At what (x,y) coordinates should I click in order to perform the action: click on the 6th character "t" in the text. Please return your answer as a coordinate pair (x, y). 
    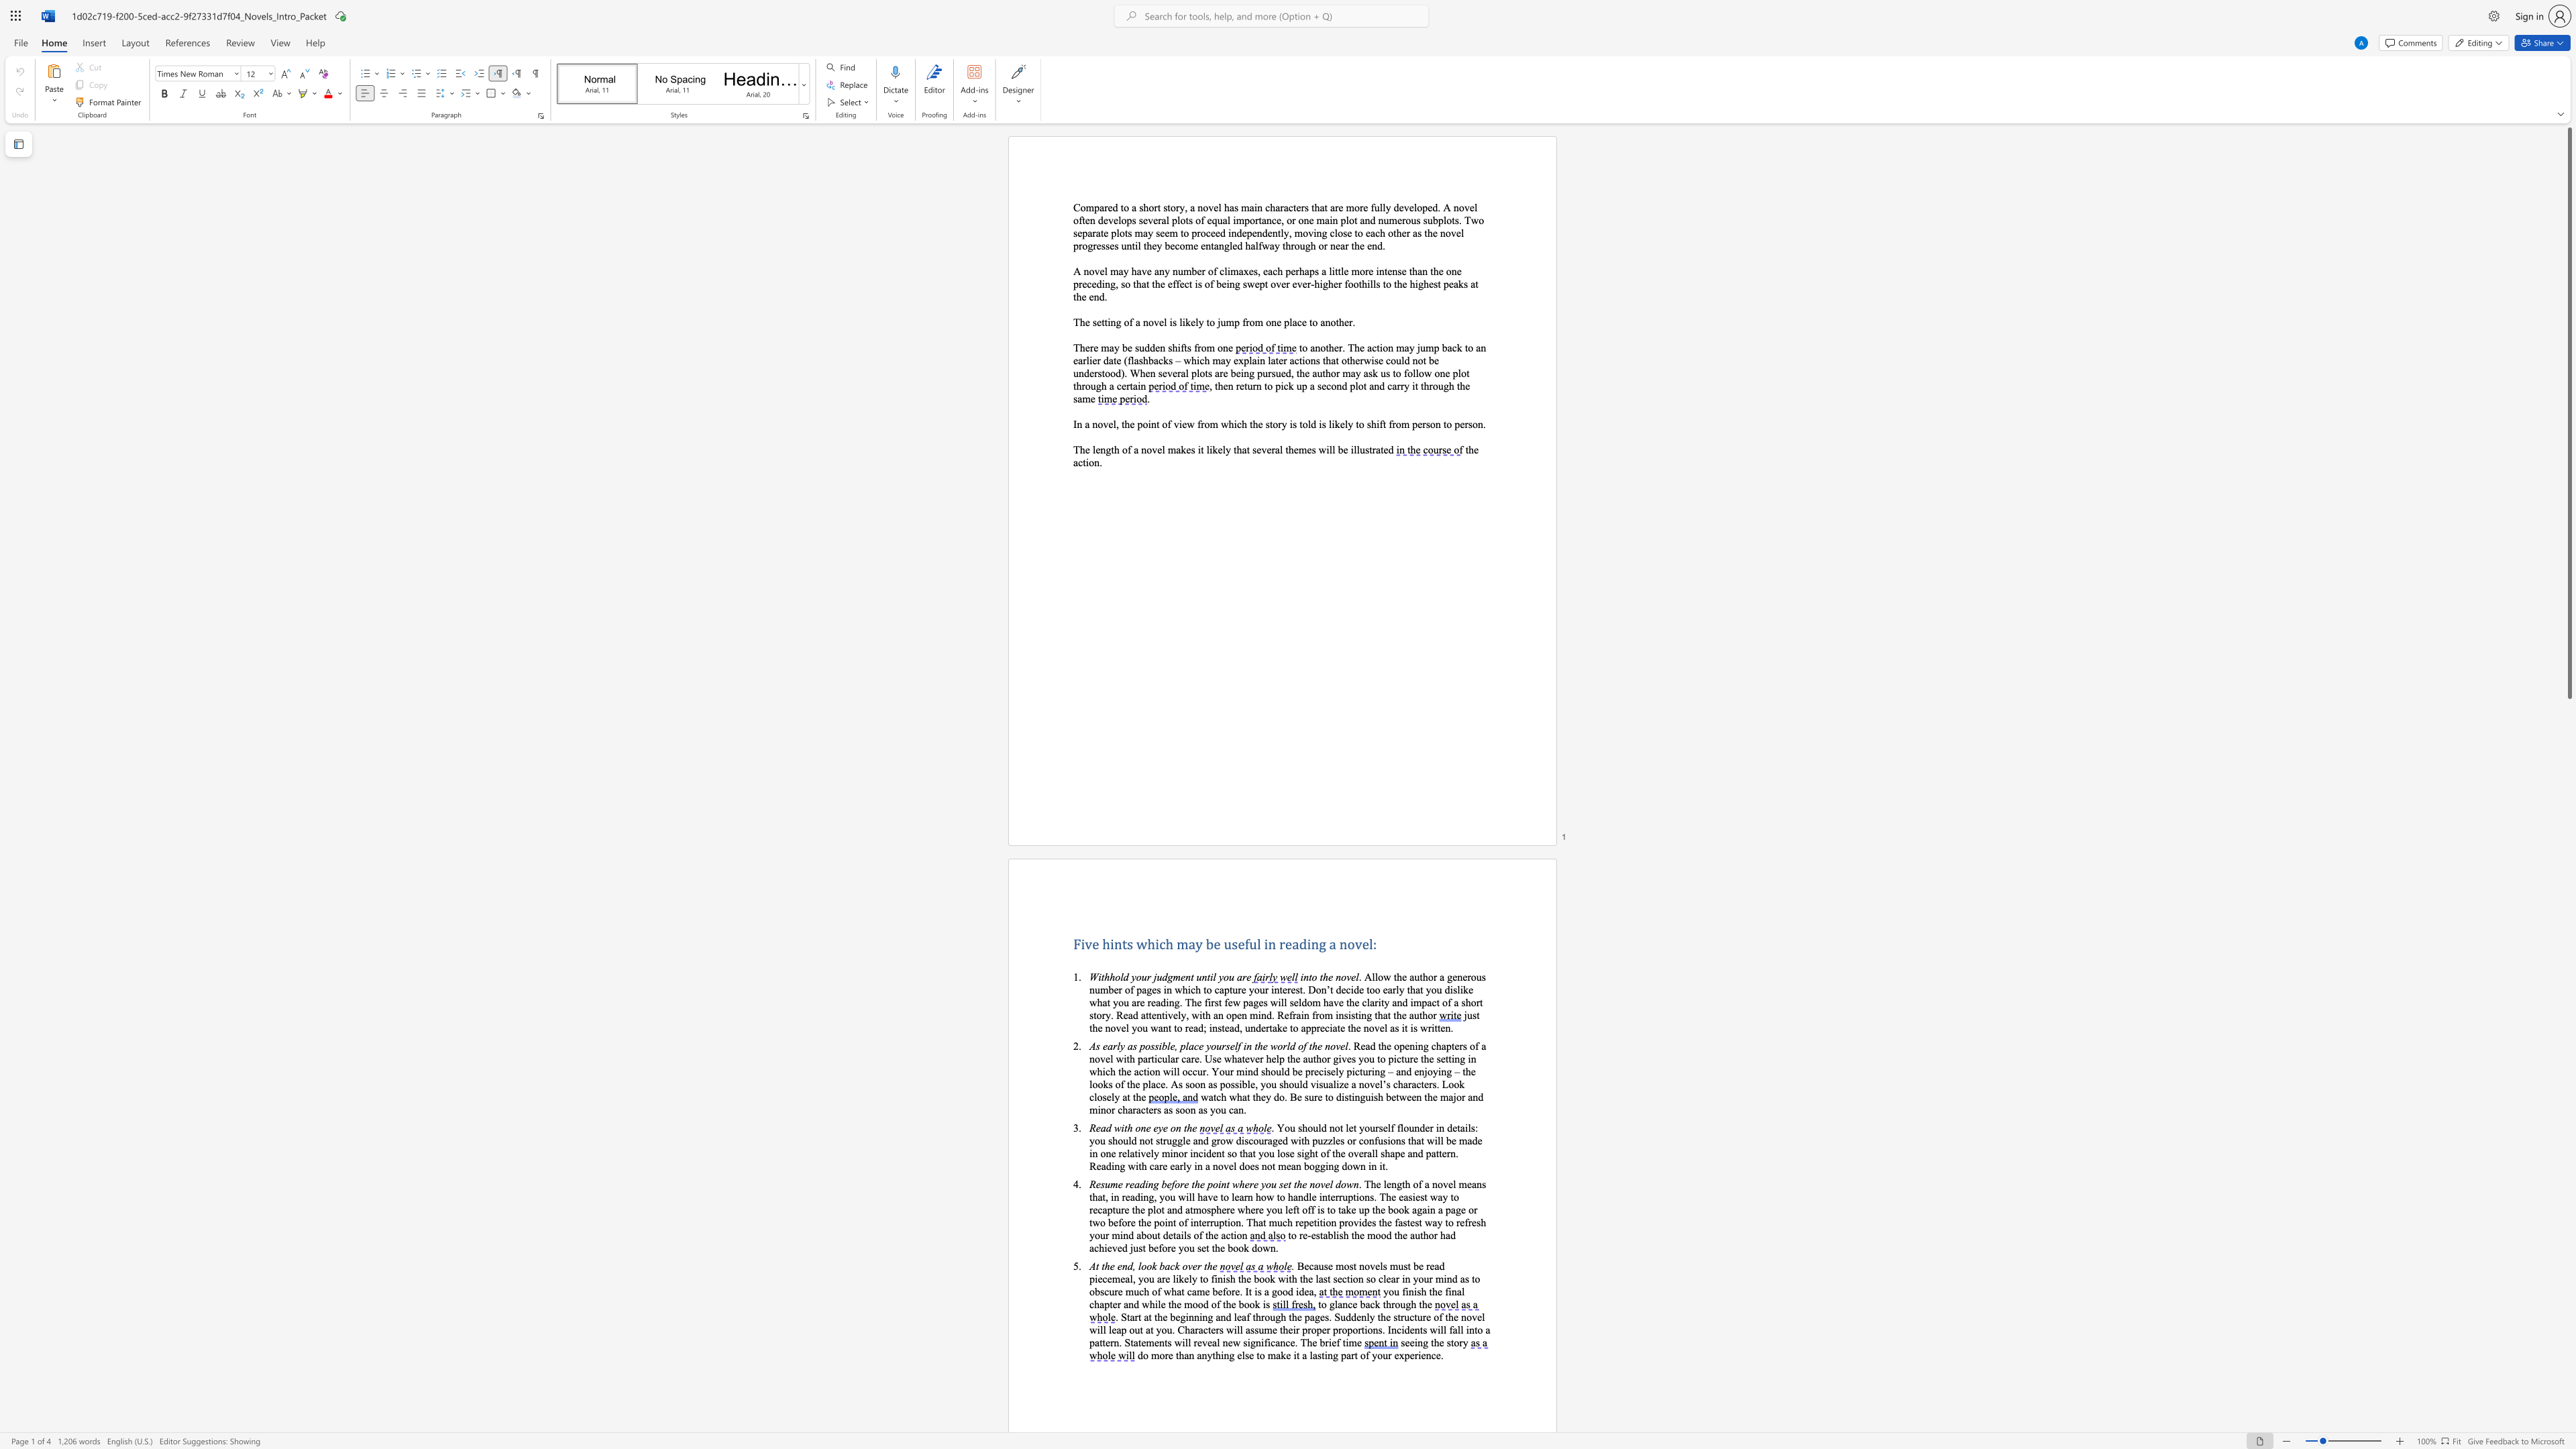
    Looking at the image, I should click on (1300, 1277).